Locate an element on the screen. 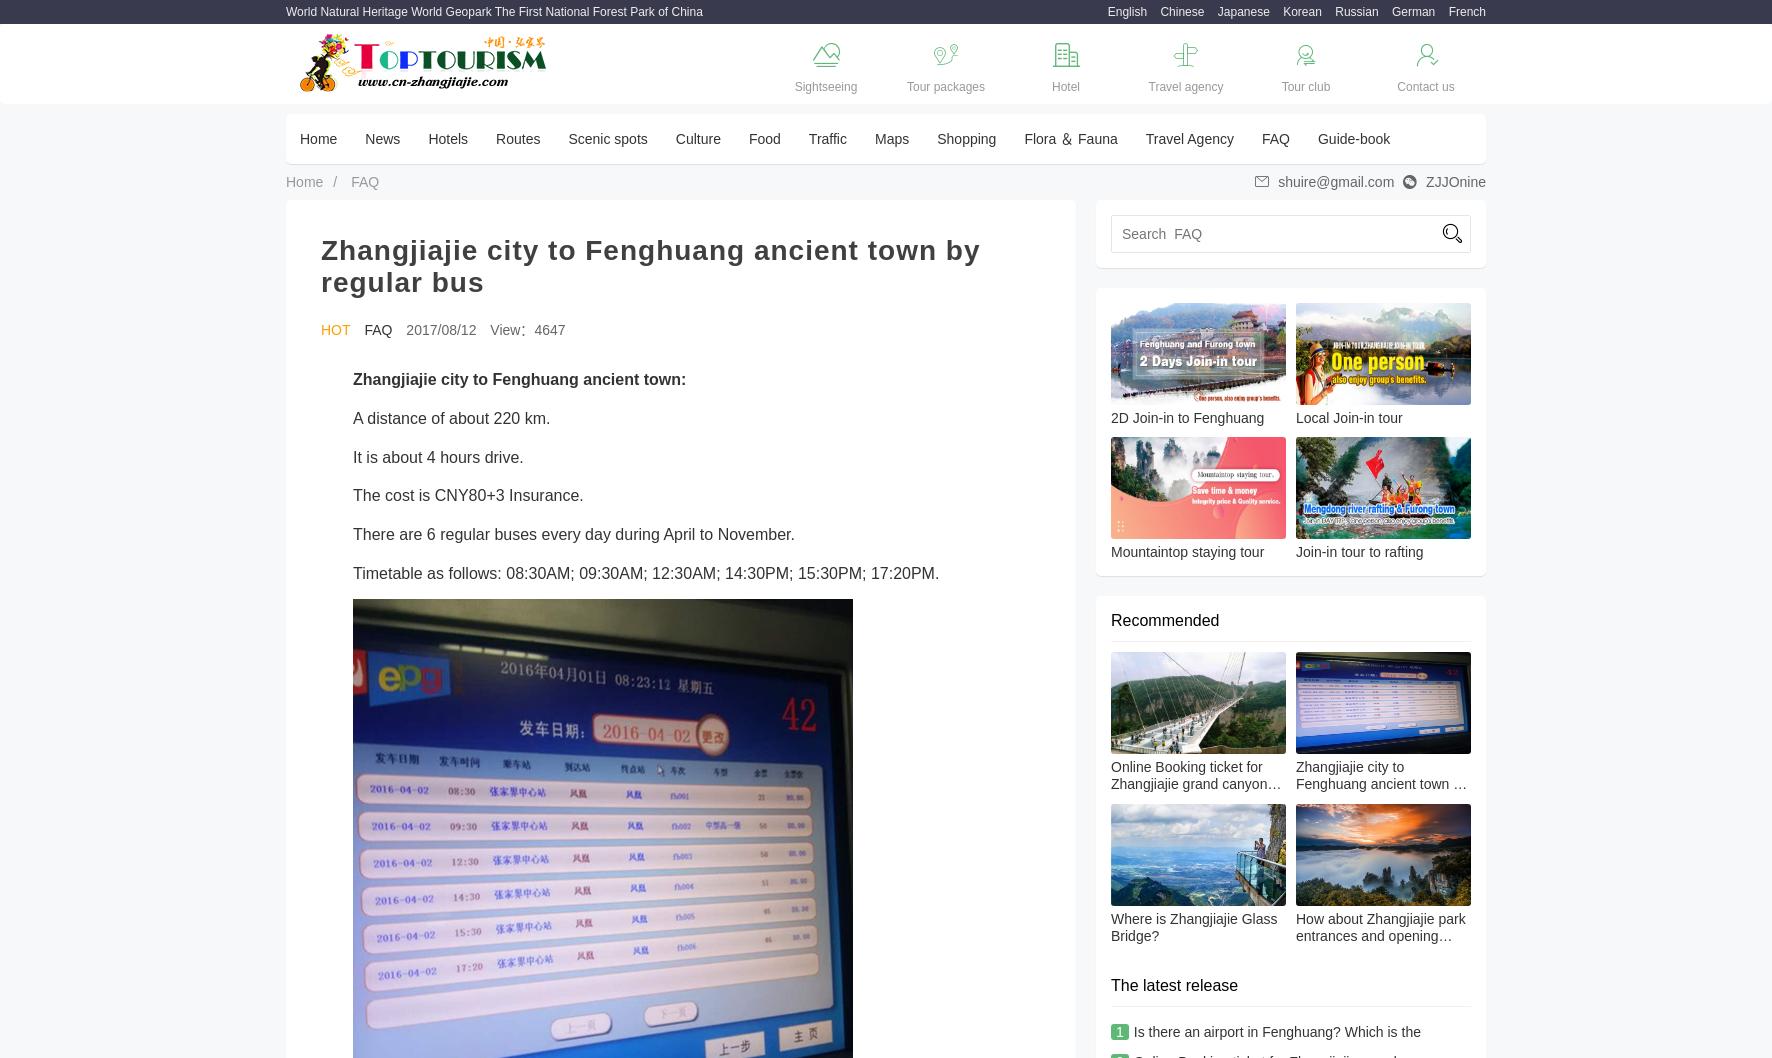 The width and height of the screenshot is (1772, 1058). 'Home' is located at coordinates (317, 138).